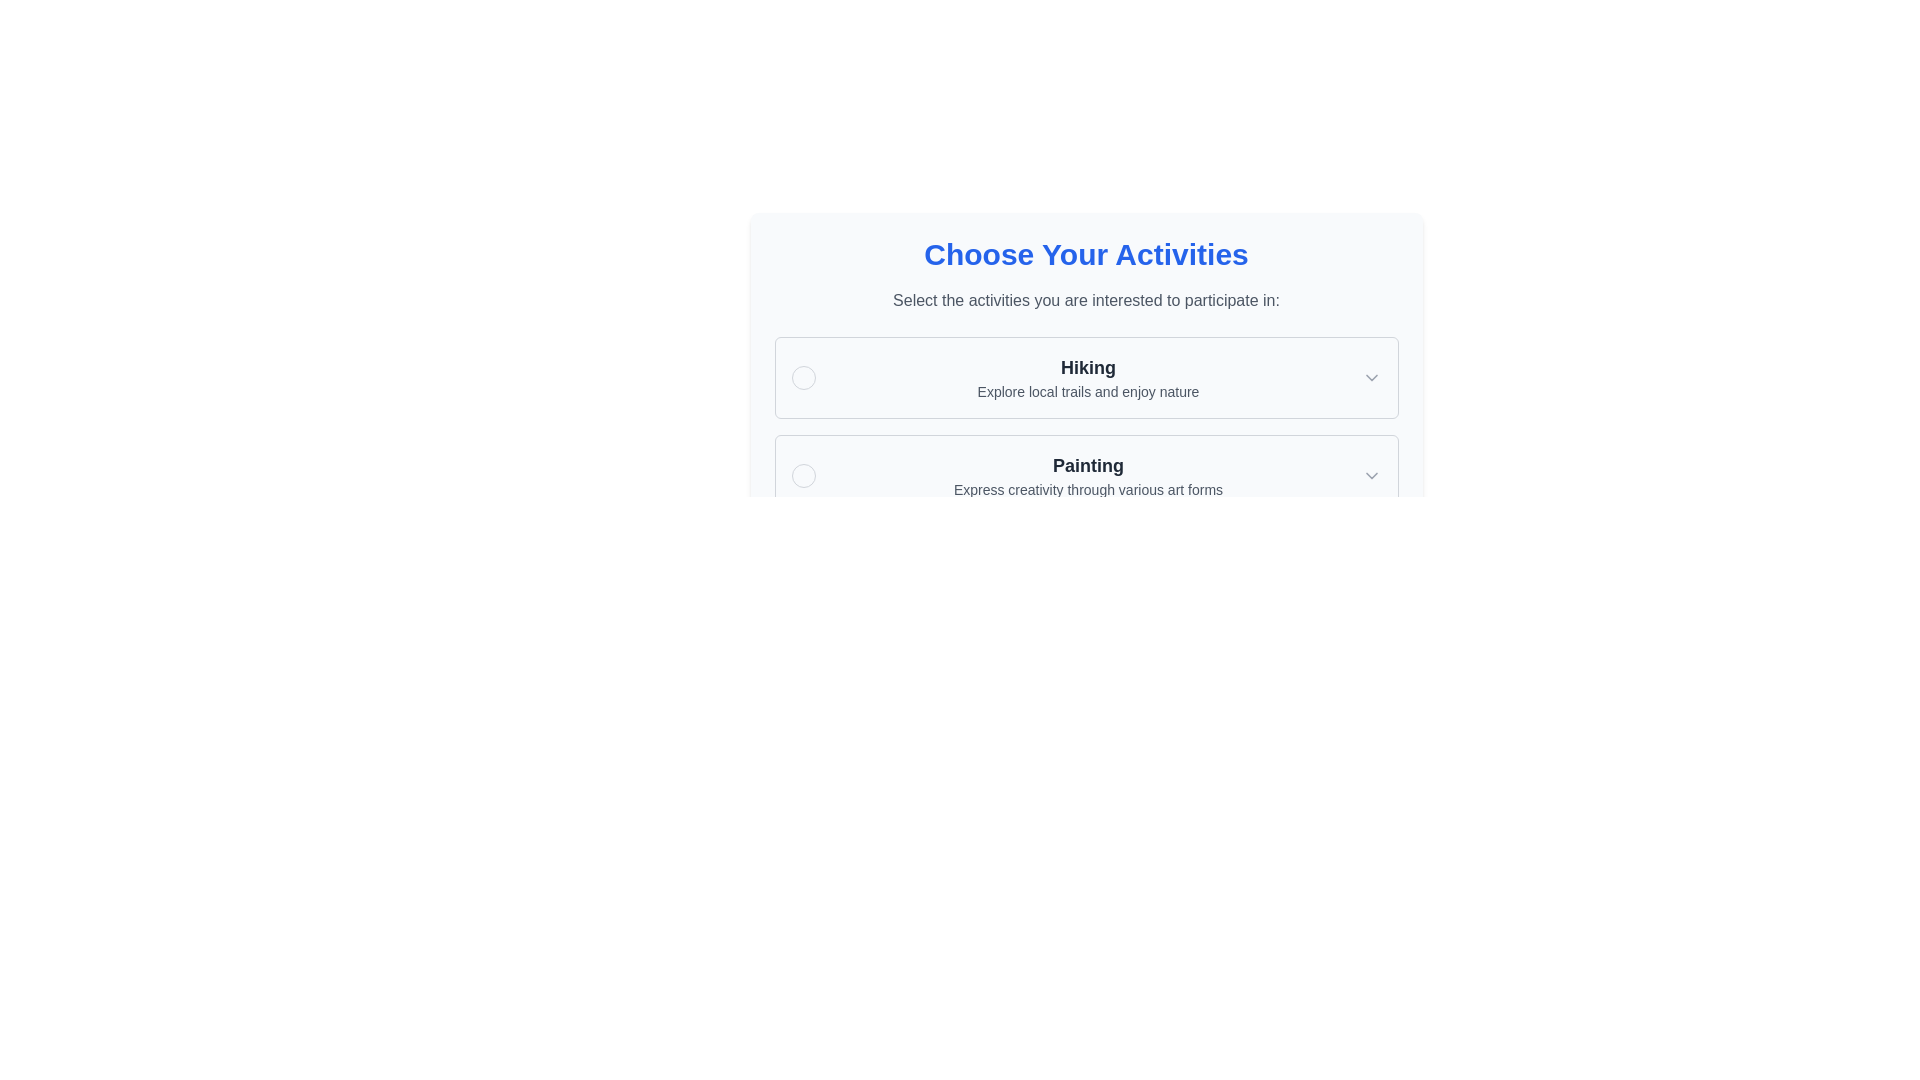  I want to click on the circular radio button located to the left of the 'Painting' text, so click(803, 475).